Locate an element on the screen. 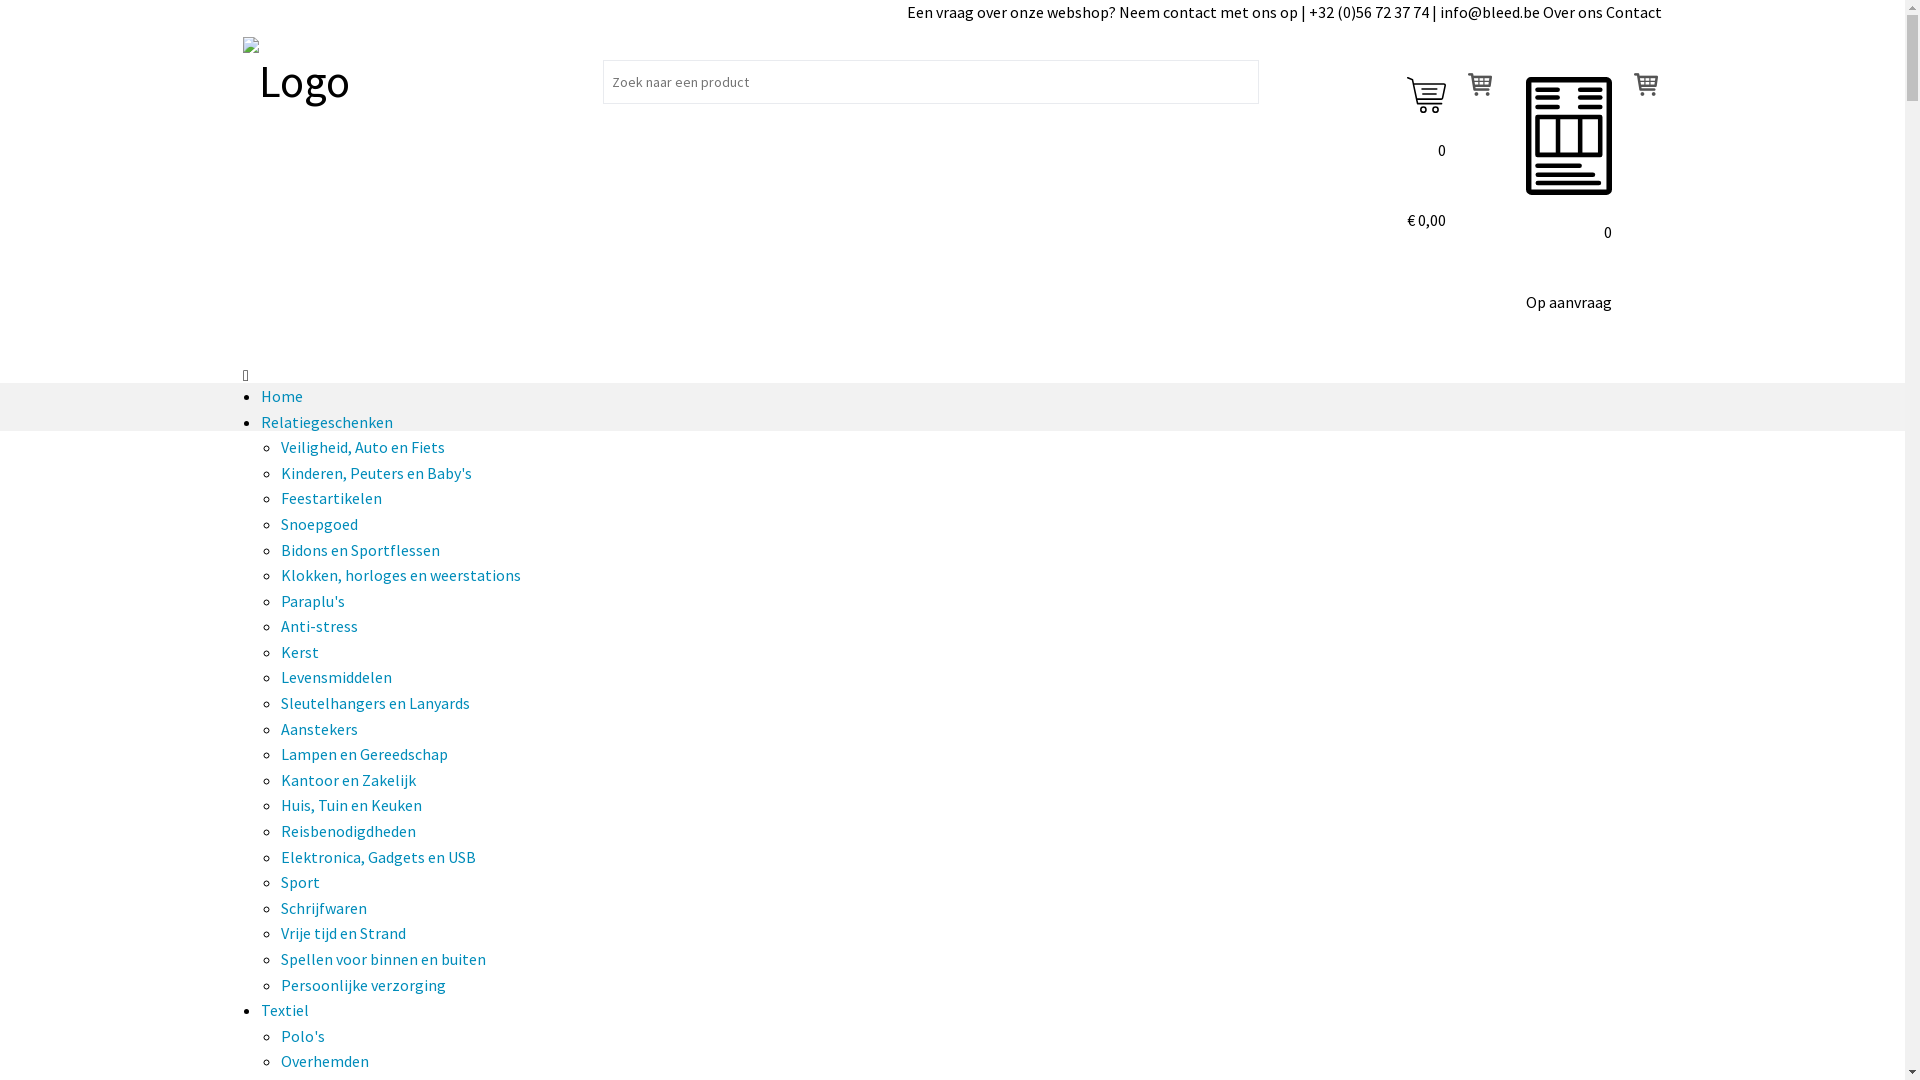 The height and width of the screenshot is (1080, 1920). 'Spellen voor binnen en buiten' is located at coordinates (383, 958).